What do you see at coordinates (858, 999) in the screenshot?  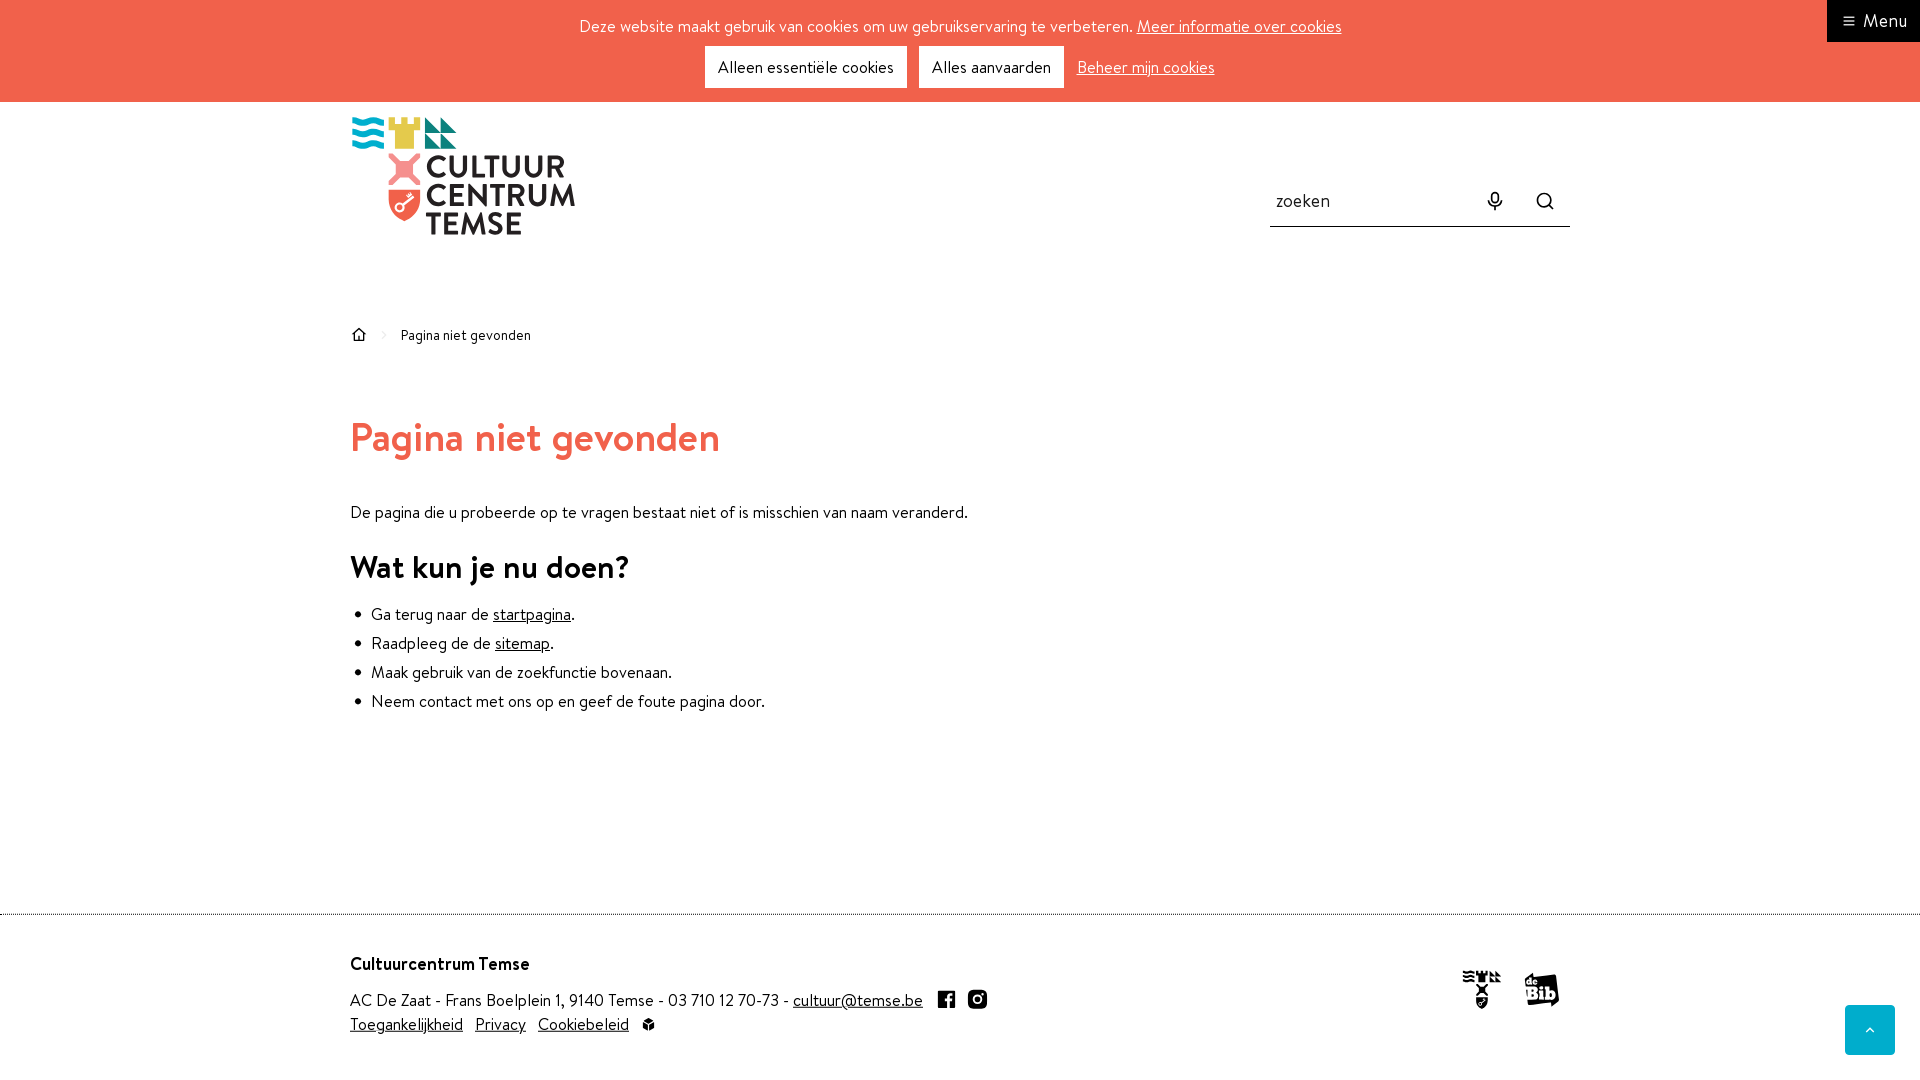 I see `'cultuur@temse.be'` at bounding box center [858, 999].